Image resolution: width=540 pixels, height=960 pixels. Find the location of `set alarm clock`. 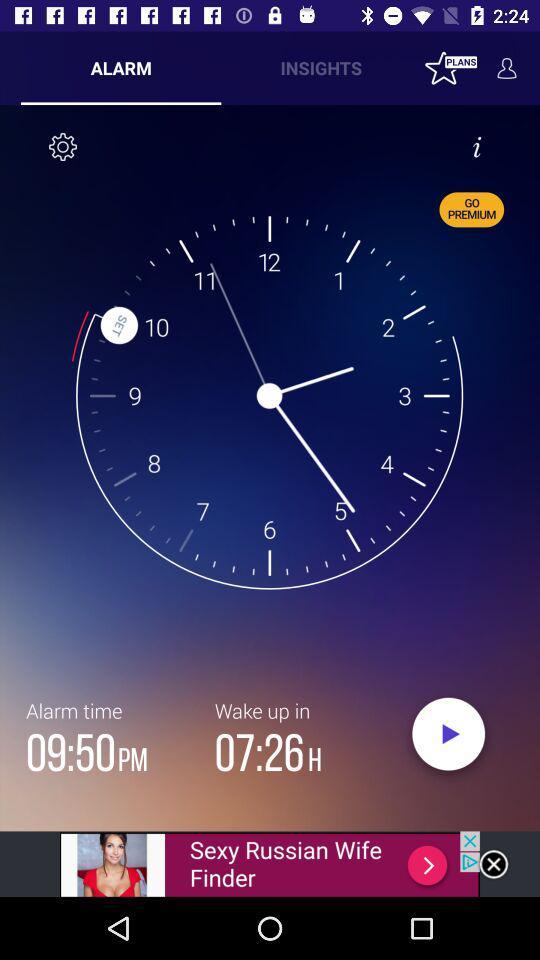

set alarm clock is located at coordinates (448, 738).